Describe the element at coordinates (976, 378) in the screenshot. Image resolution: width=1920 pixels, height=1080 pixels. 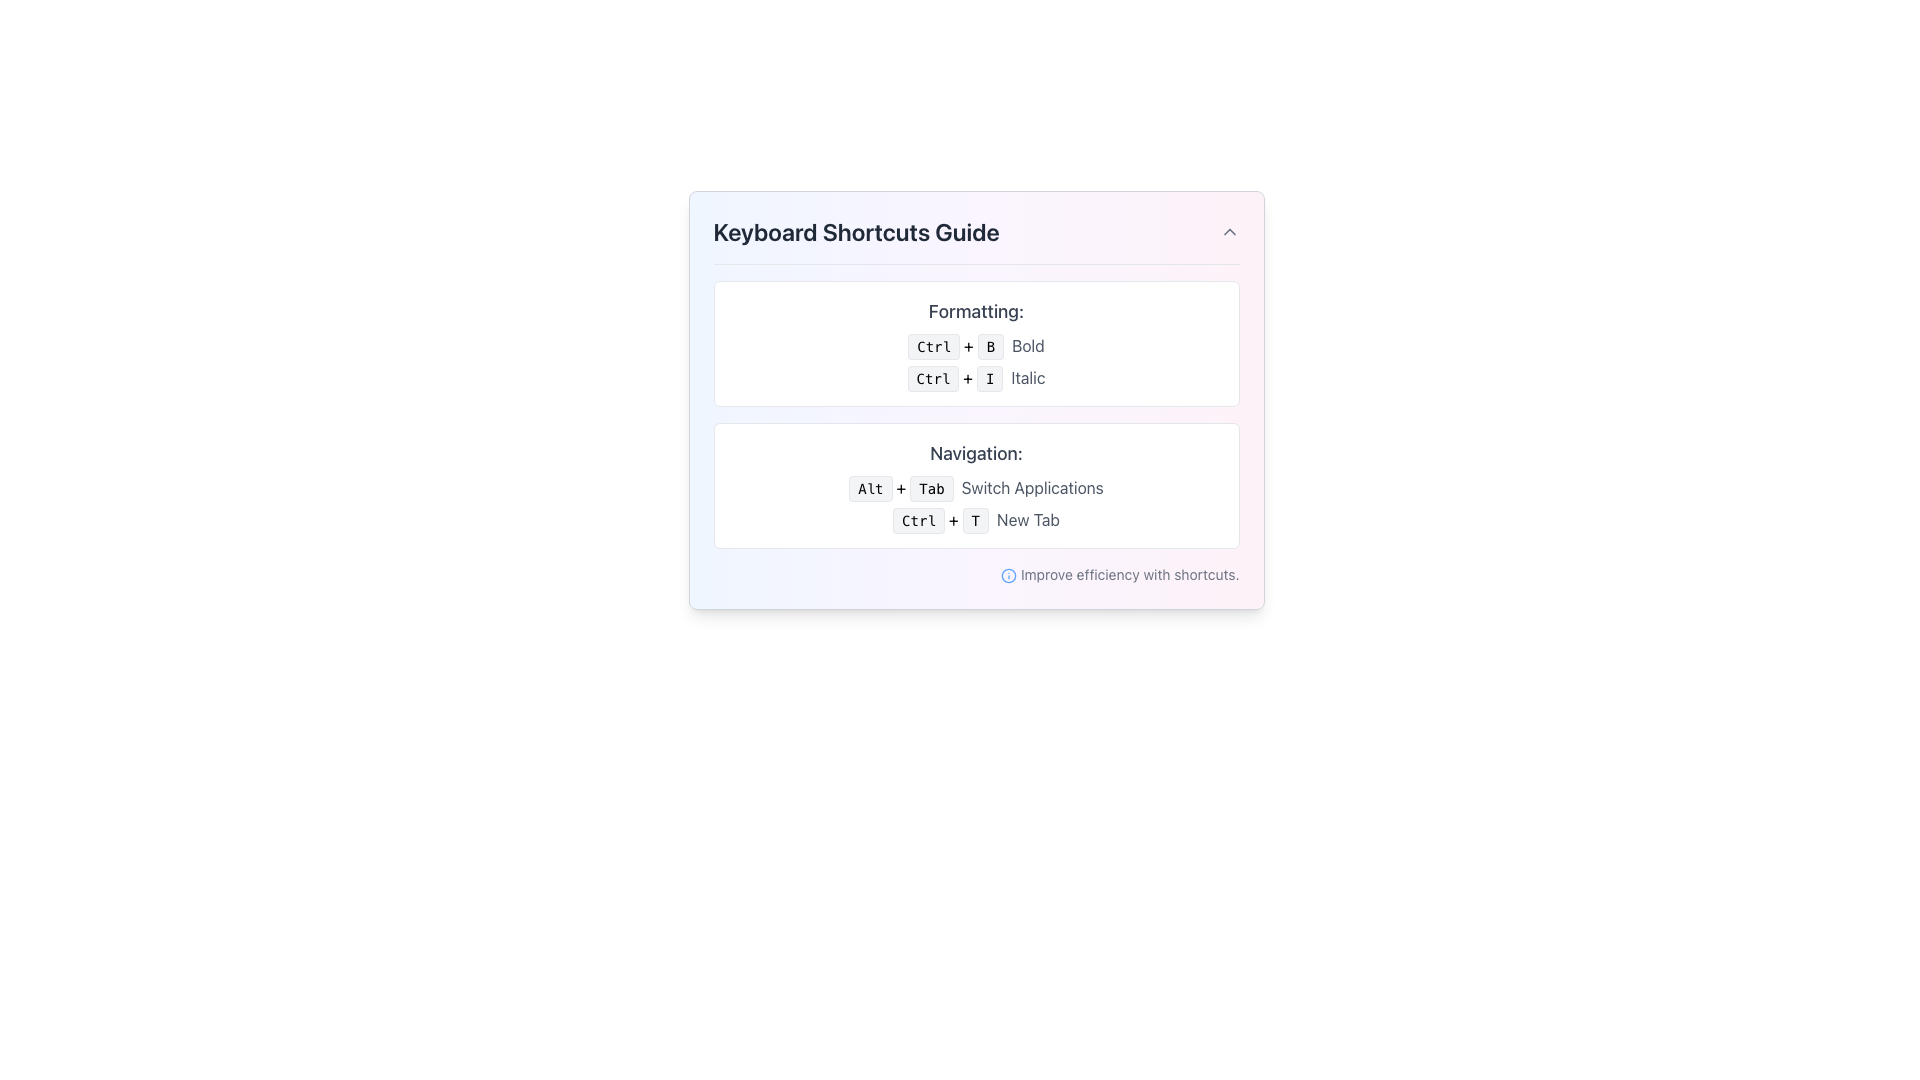
I see `the Informative Label displaying the shortcut for toggling italic formatting, which shows 'Ctrl + I Italic' and is located in the 'Formatting' section of the 'Keyboard Shortcuts Guide'` at that location.